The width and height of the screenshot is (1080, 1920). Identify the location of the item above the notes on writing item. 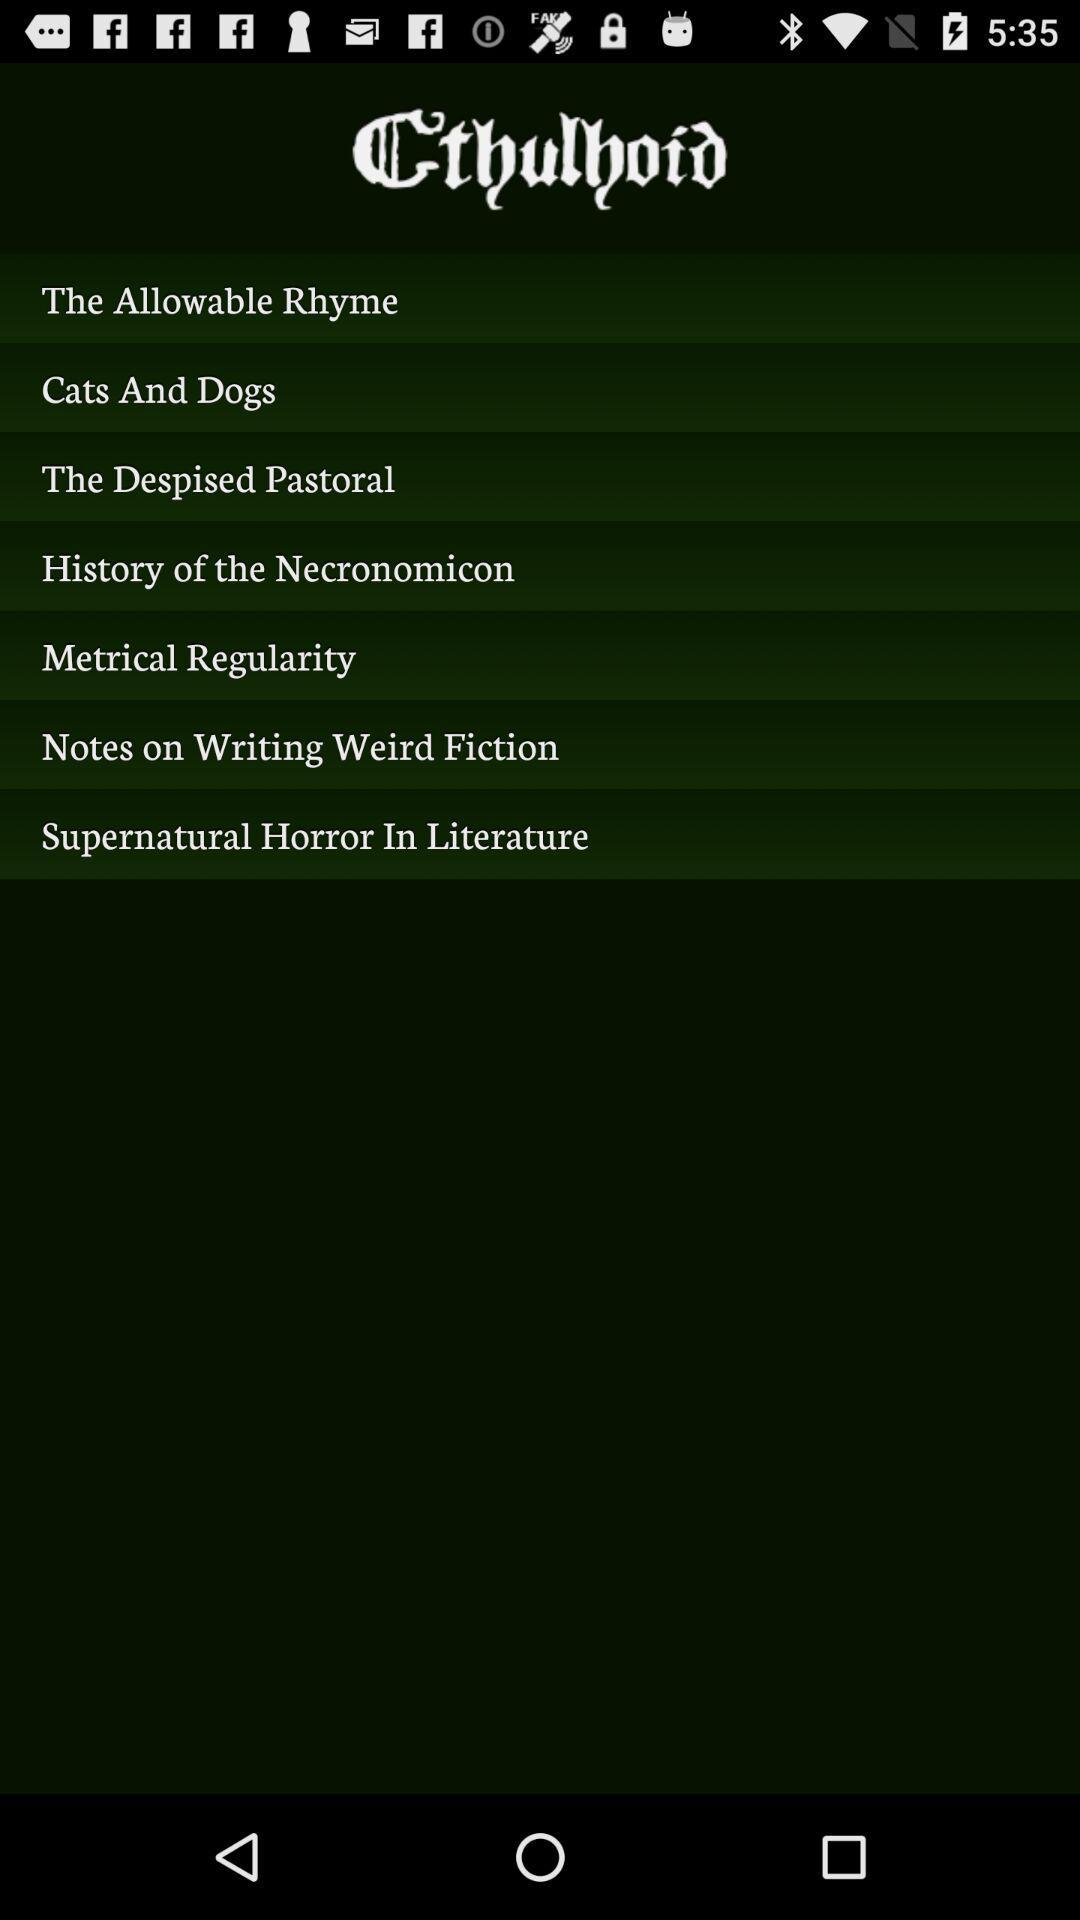
(540, 655).